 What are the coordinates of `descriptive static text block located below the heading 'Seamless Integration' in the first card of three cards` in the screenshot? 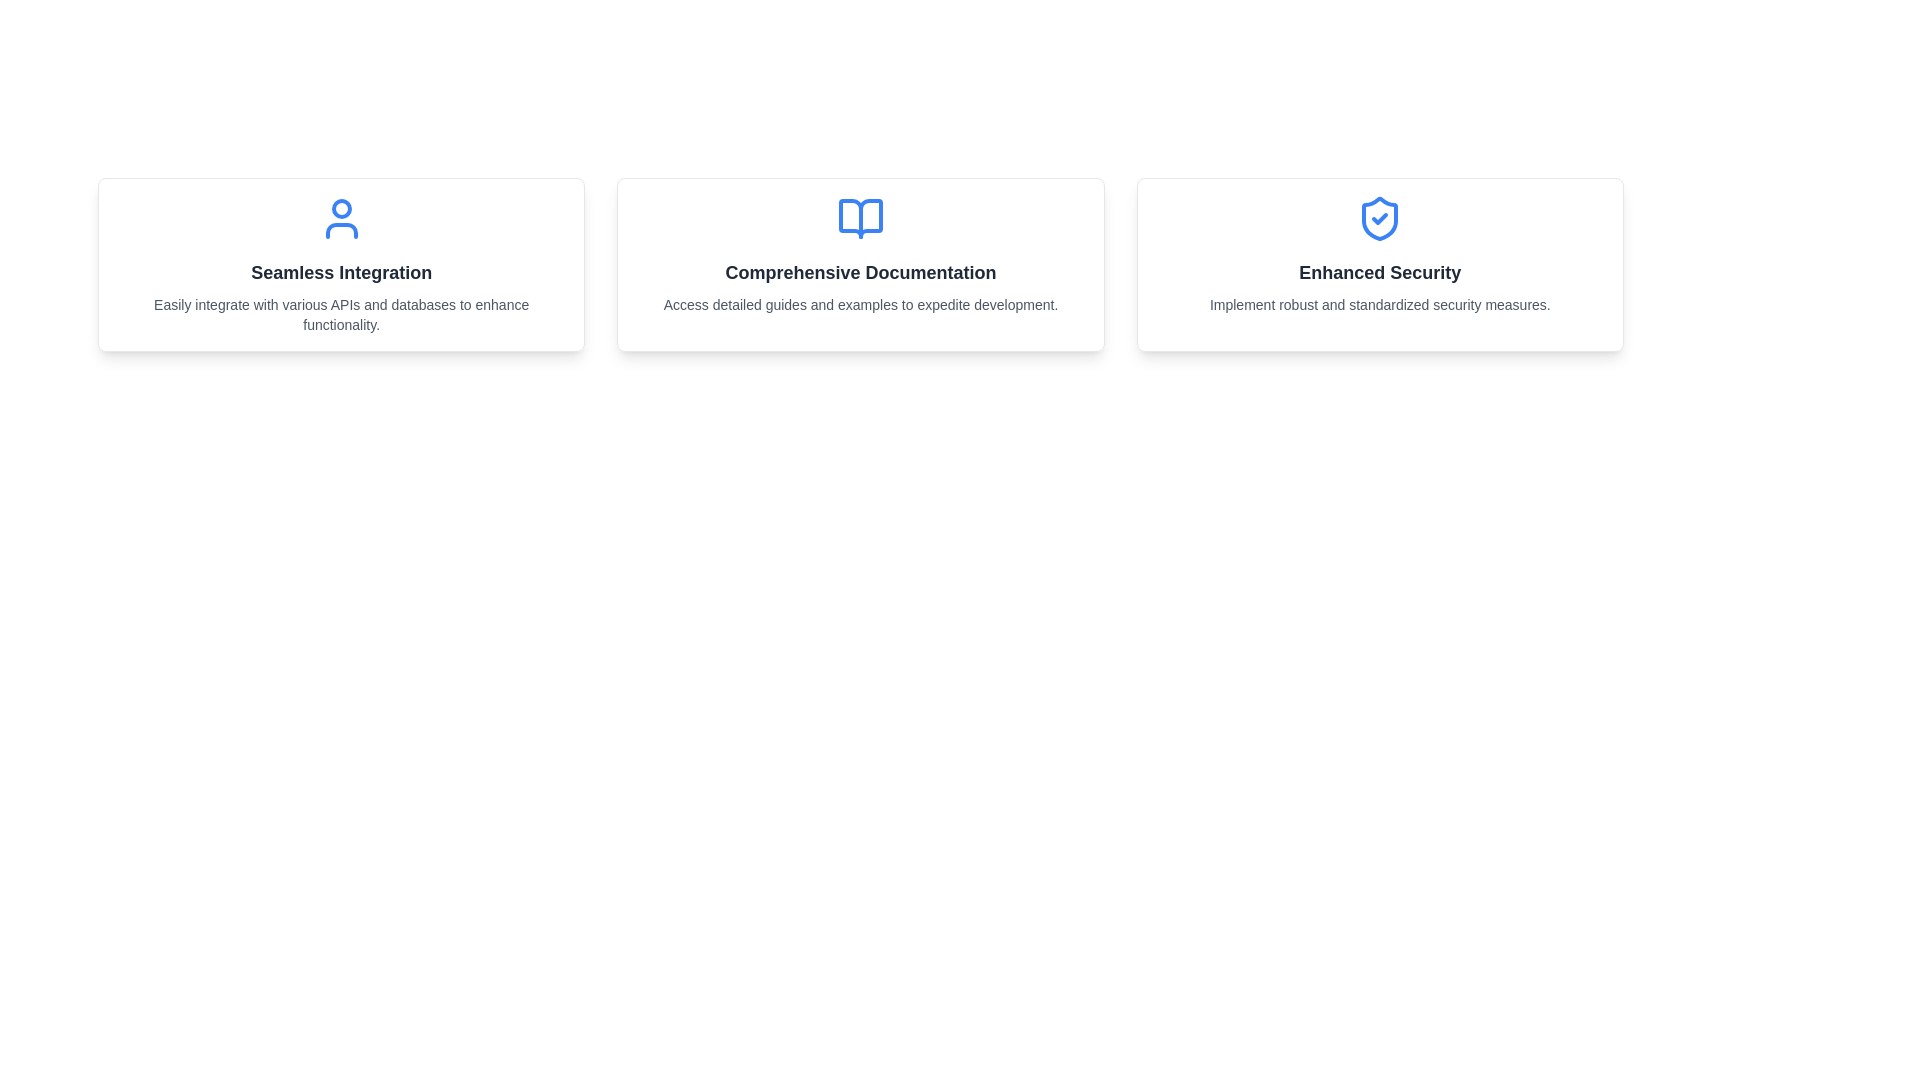 It's located at (341, 315).